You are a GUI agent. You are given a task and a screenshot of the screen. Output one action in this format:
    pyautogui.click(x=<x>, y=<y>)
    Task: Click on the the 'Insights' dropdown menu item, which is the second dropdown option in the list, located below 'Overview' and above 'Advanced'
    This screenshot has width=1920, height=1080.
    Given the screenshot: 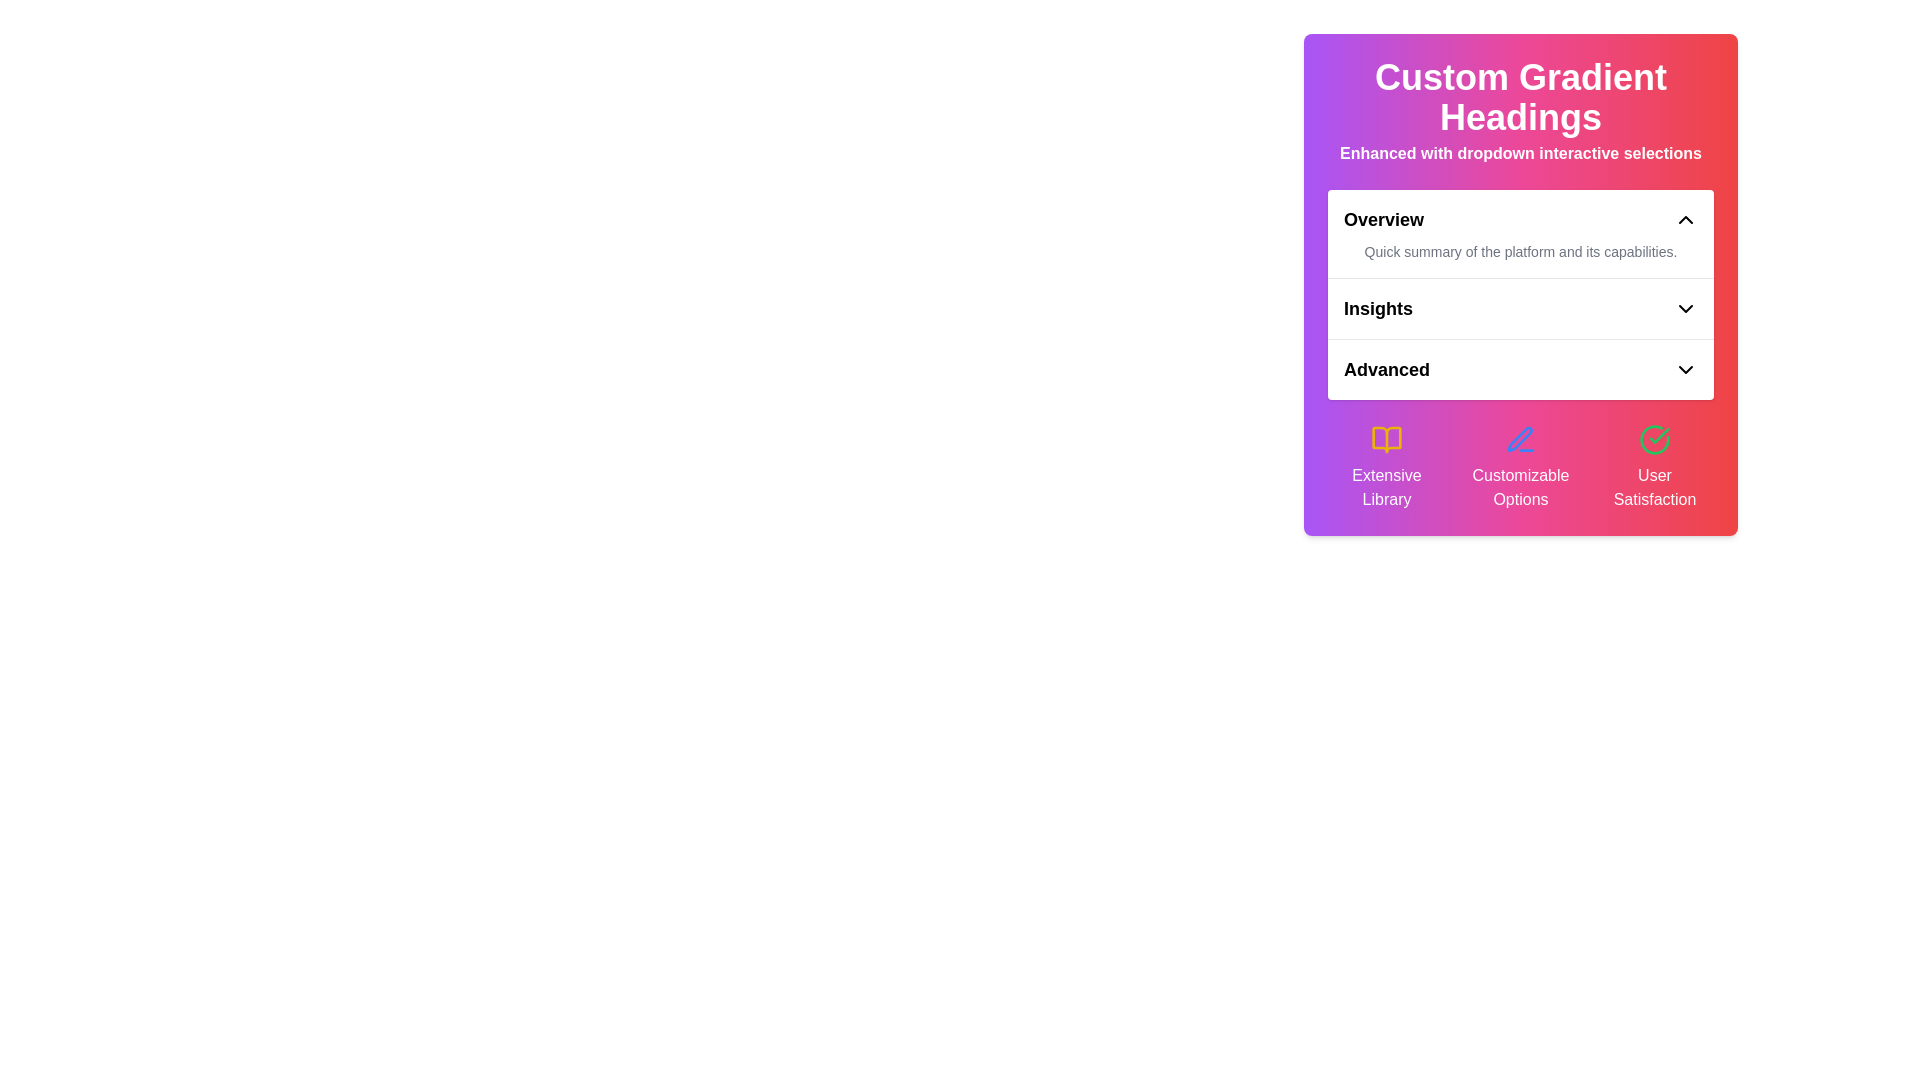 What is the action you would take?
    pyautogui.click(x=1520, y=285)
    